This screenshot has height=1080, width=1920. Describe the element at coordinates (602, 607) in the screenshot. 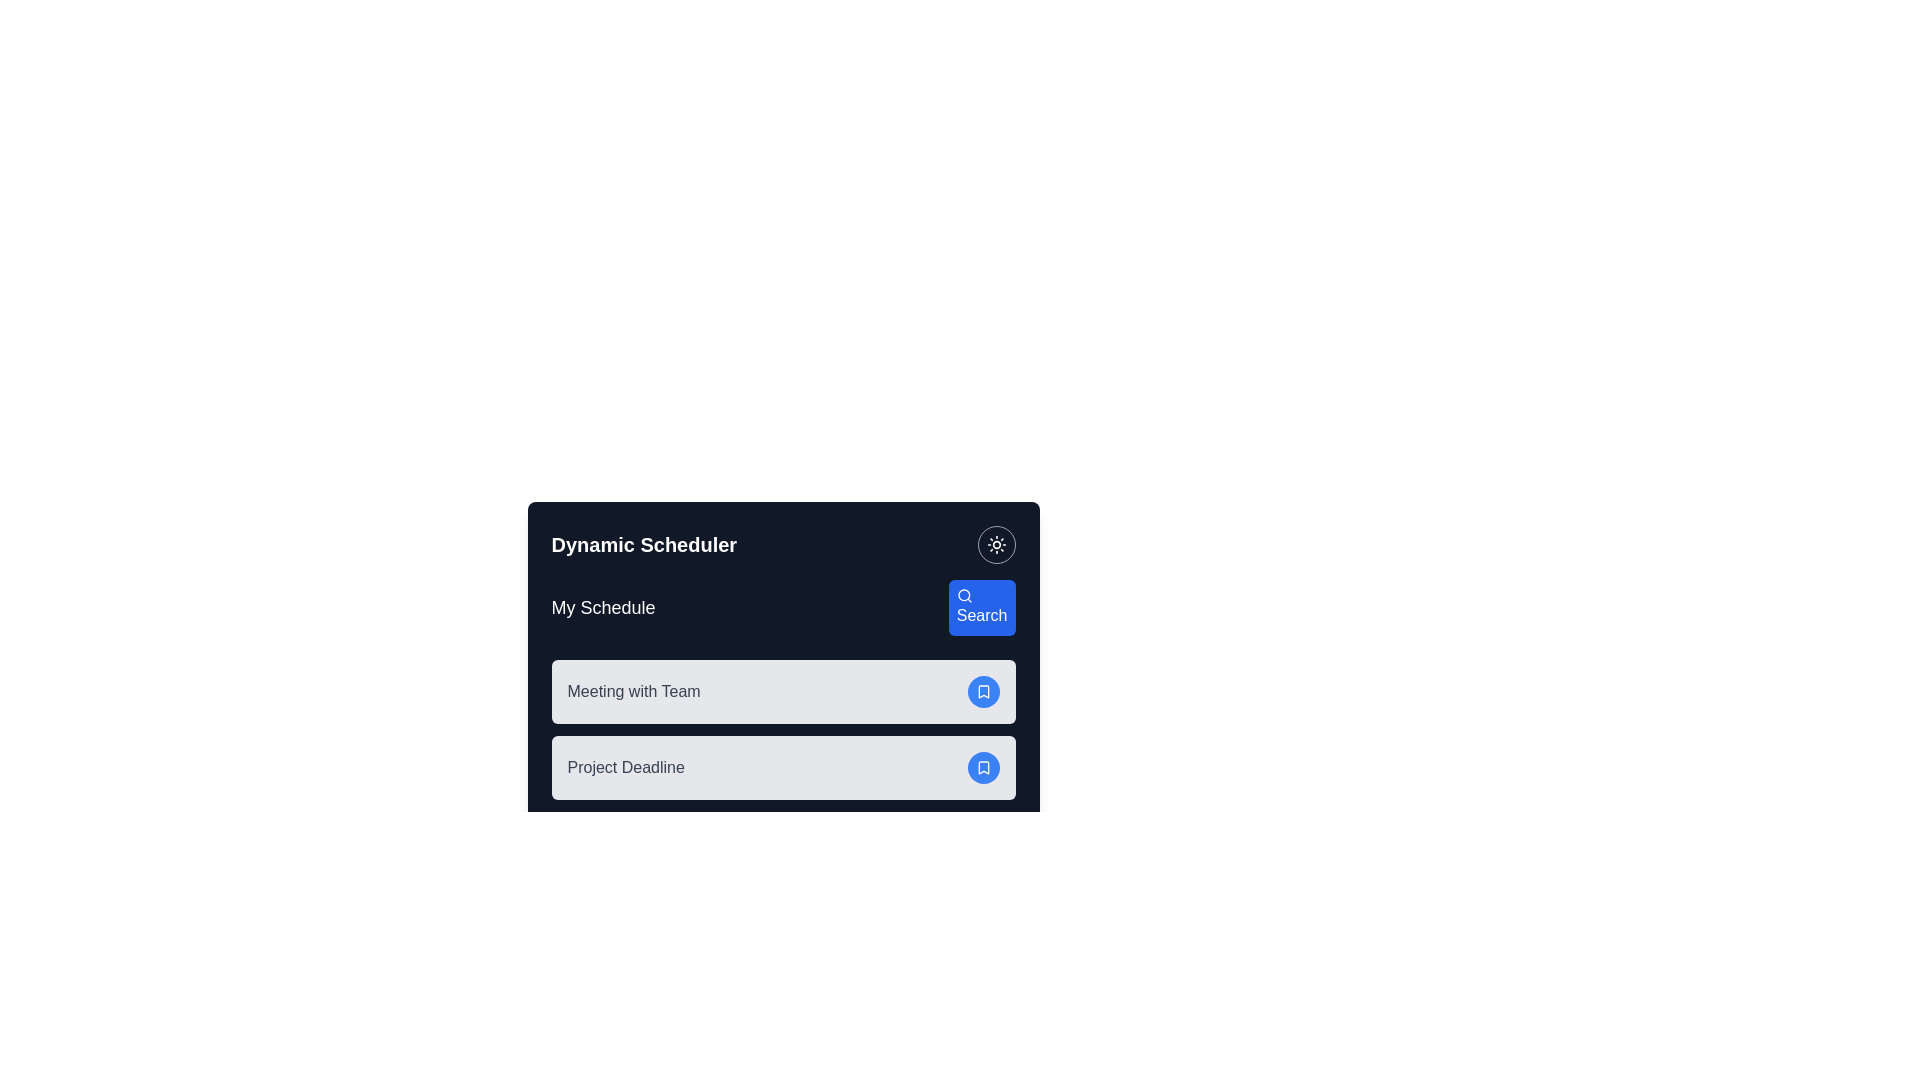

I see `the 'My Schedule' text label, which is a larger sans-serif font label located in the top-left area of a horizontal section header, next to a search button` at that location.